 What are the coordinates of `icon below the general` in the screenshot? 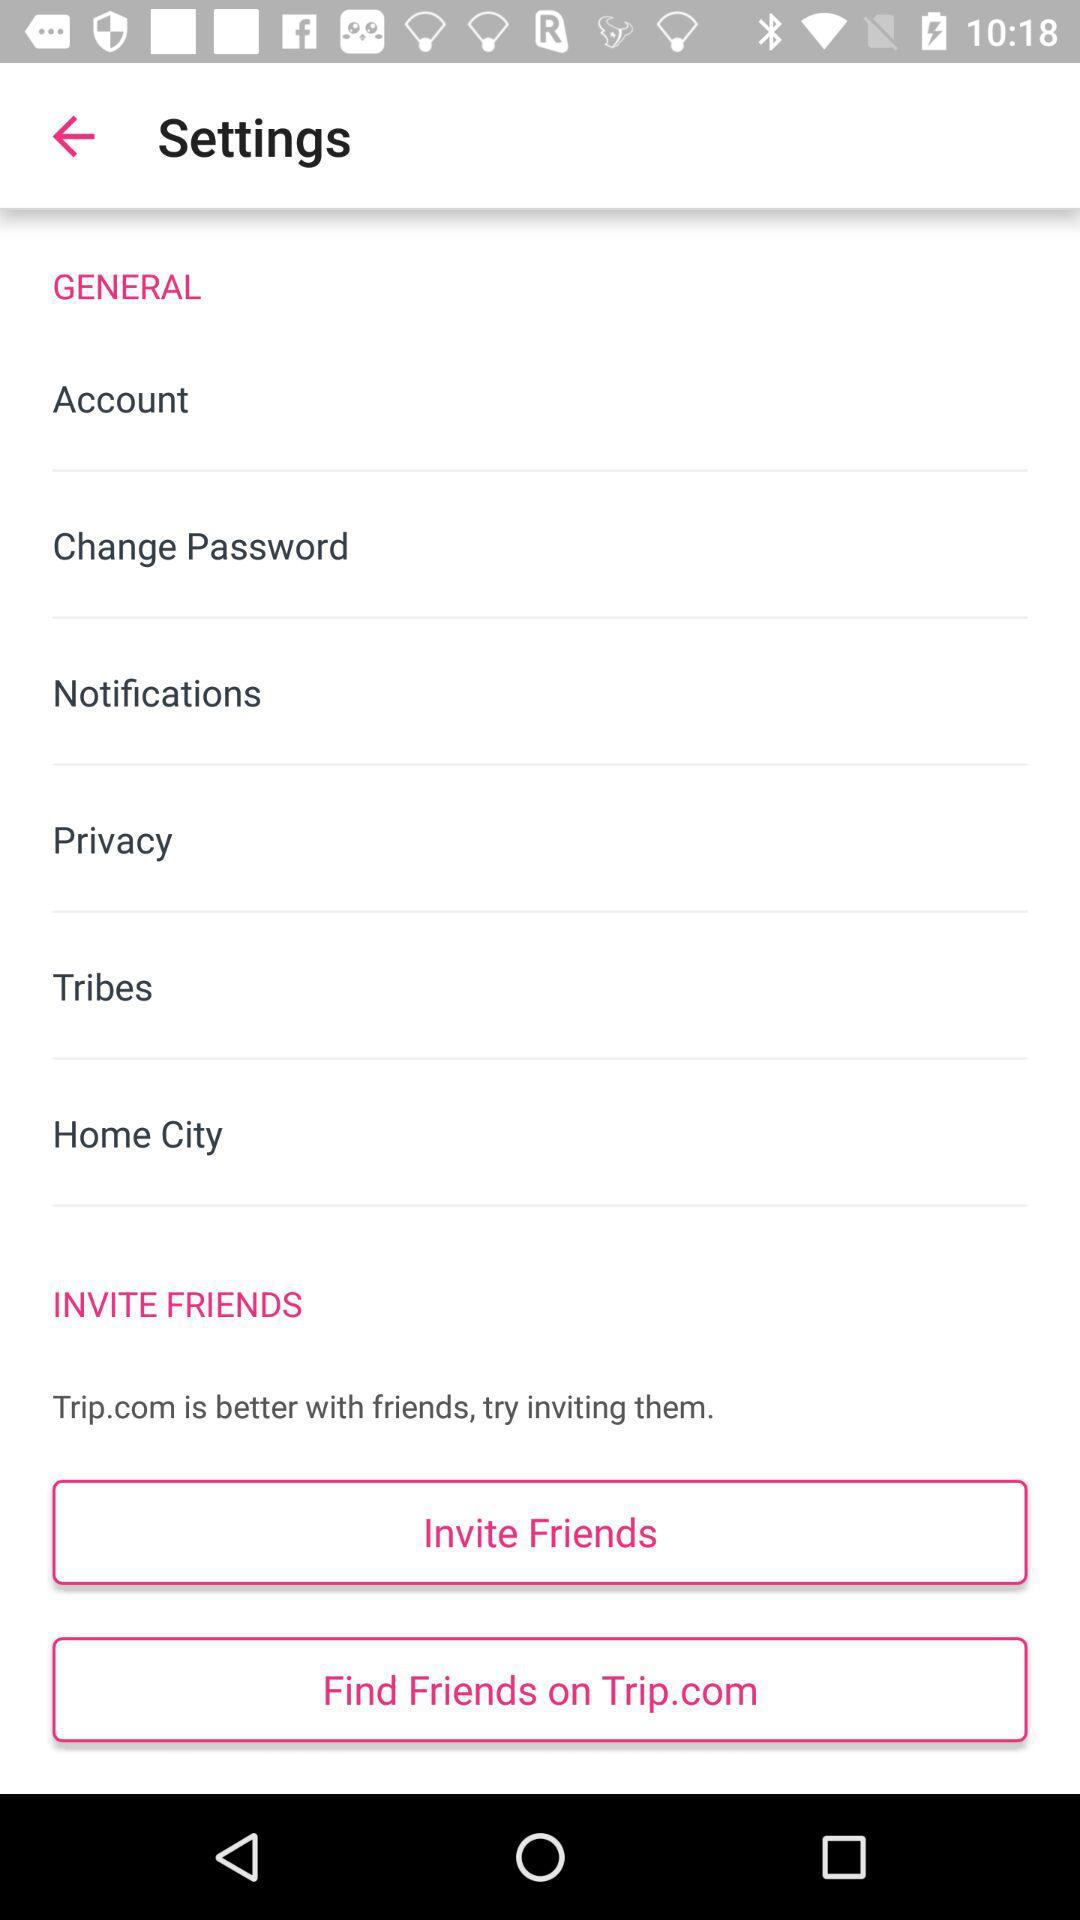 It's located at (540, 398).